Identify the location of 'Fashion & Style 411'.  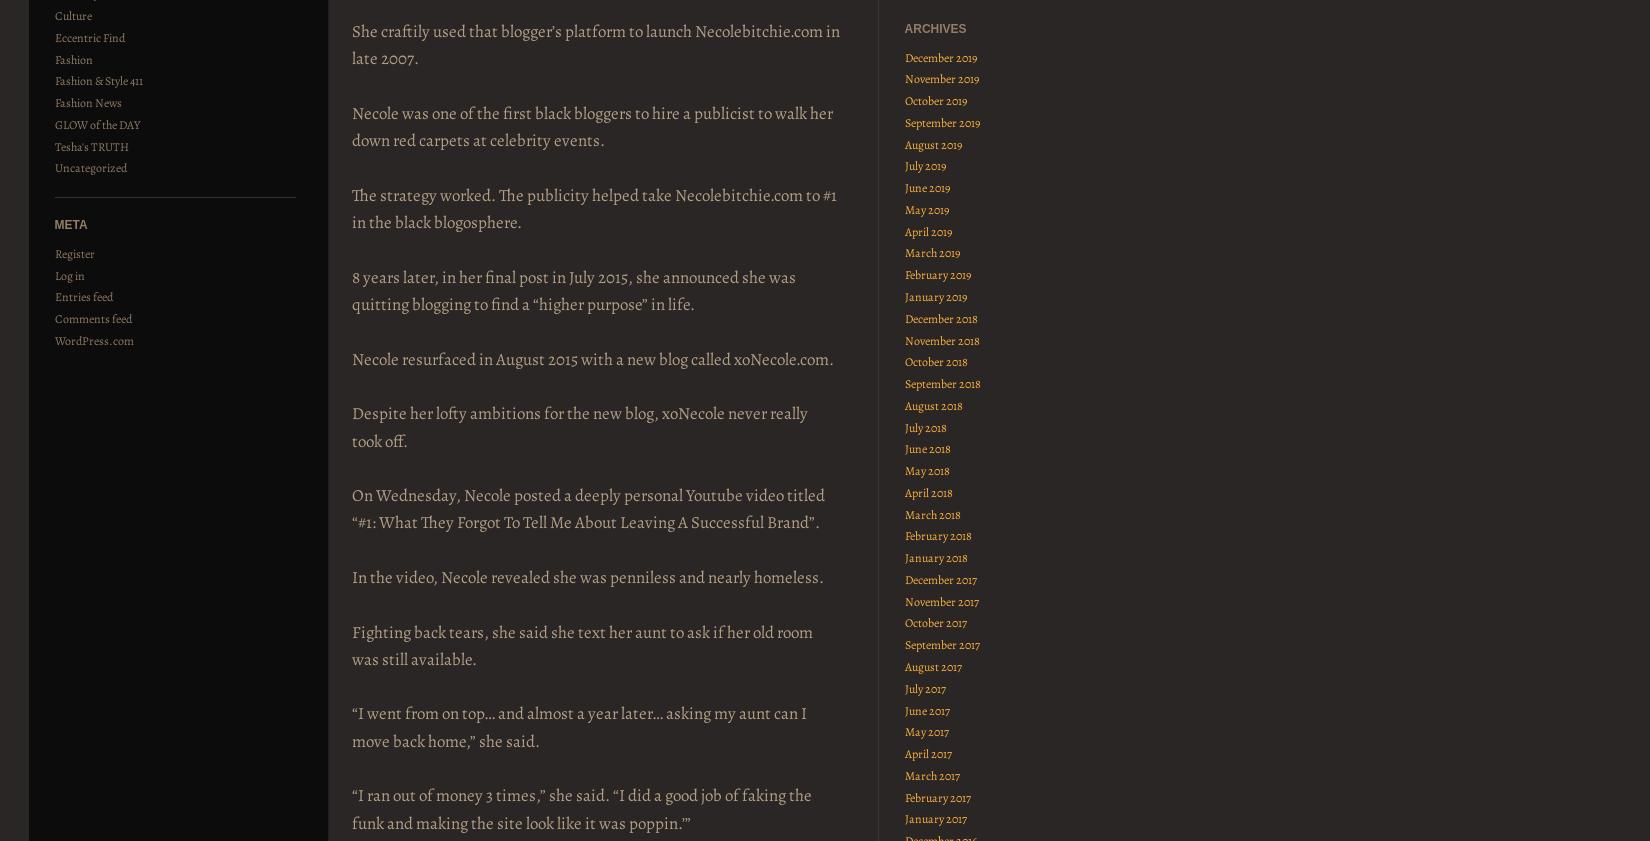
(53, 79).